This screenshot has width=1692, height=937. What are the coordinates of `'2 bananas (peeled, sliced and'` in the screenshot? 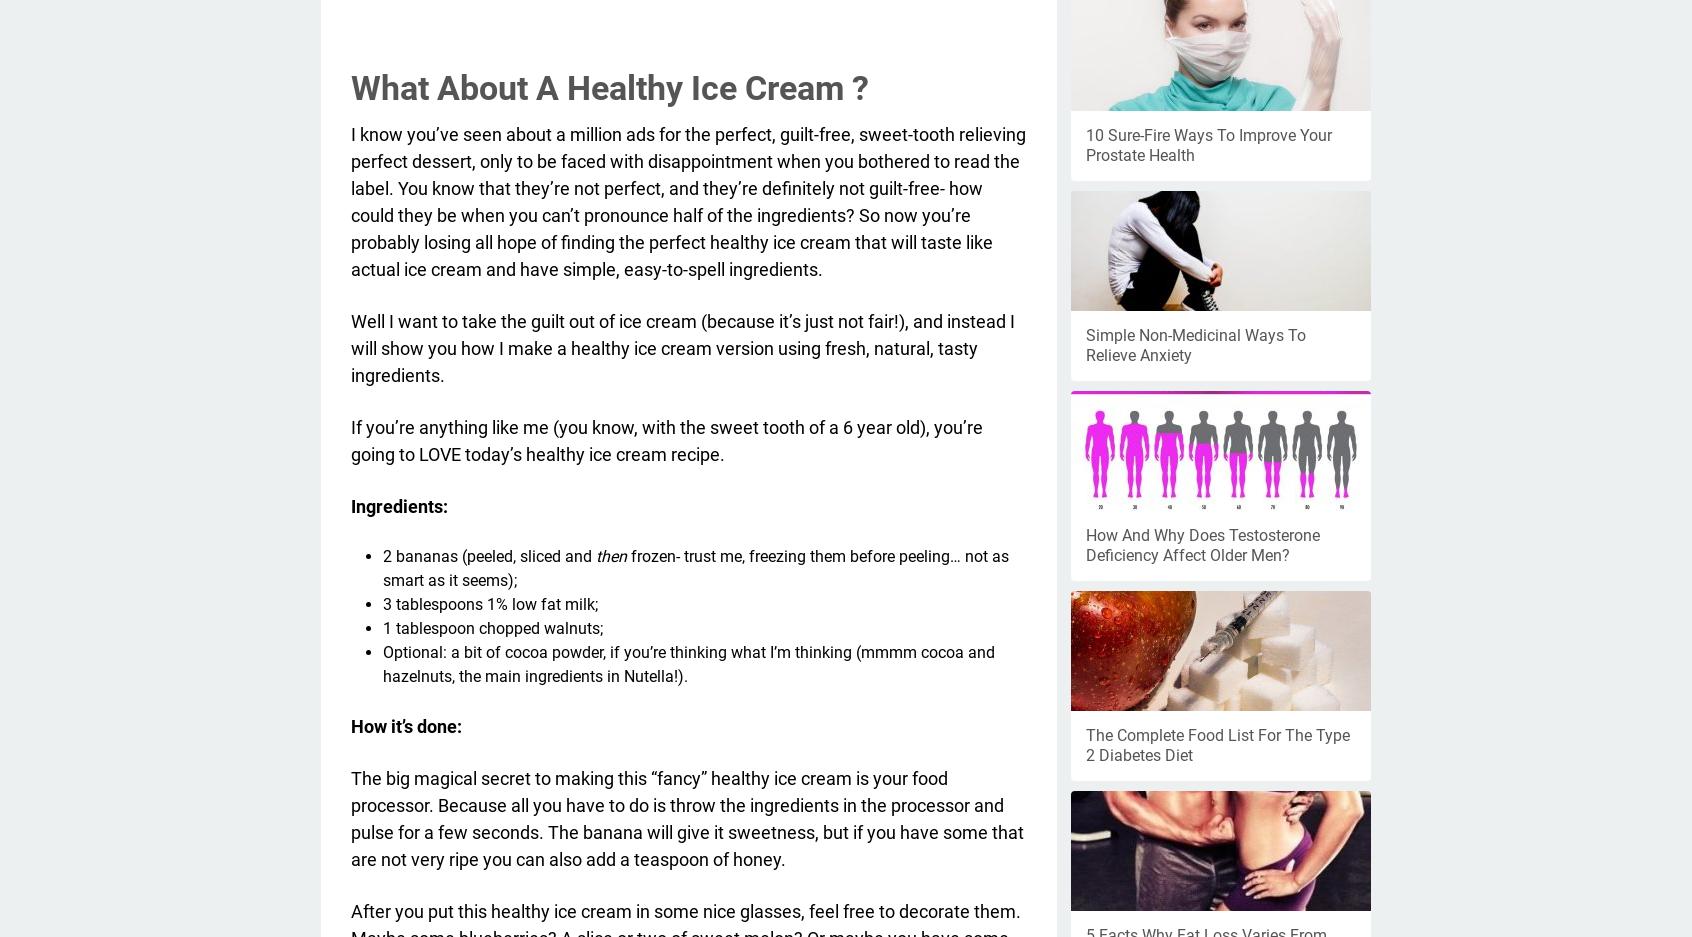 It's located at (488, 555).